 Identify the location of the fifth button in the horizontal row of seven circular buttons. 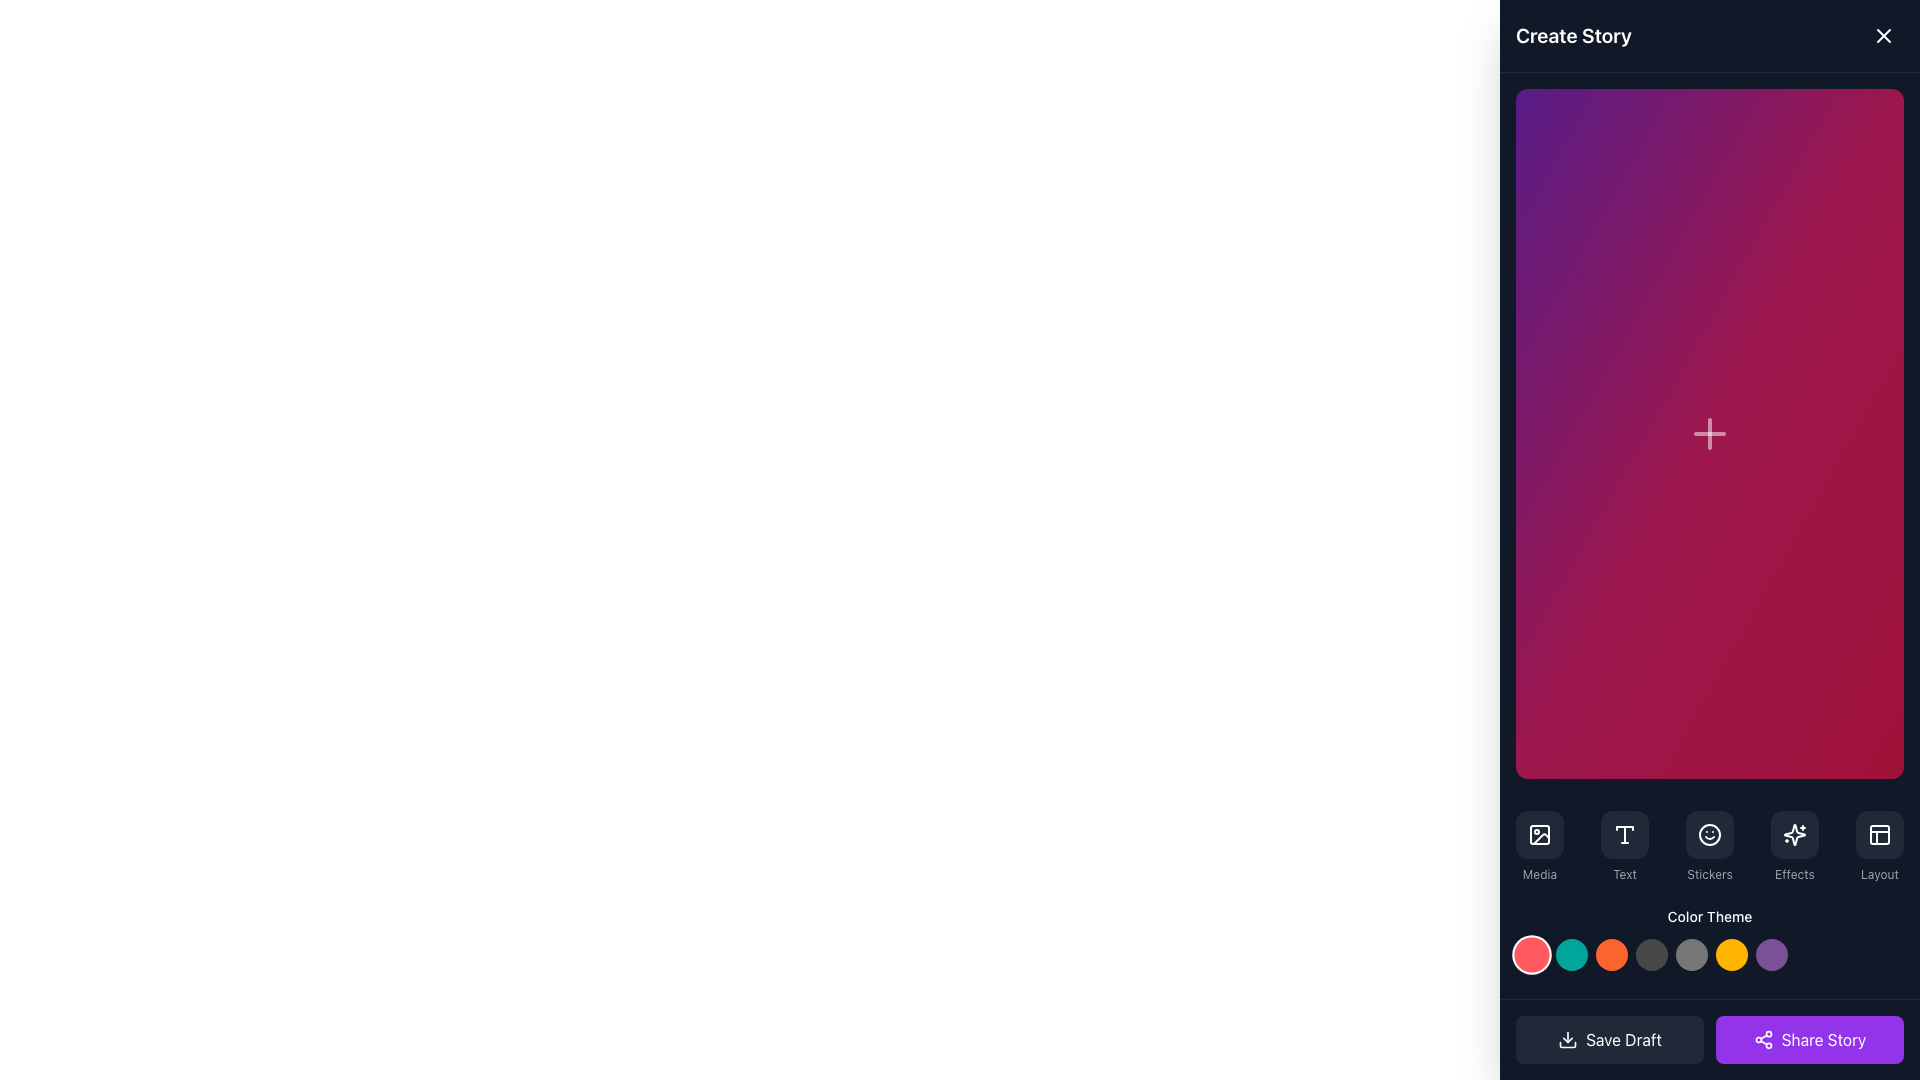
(1690, 952).